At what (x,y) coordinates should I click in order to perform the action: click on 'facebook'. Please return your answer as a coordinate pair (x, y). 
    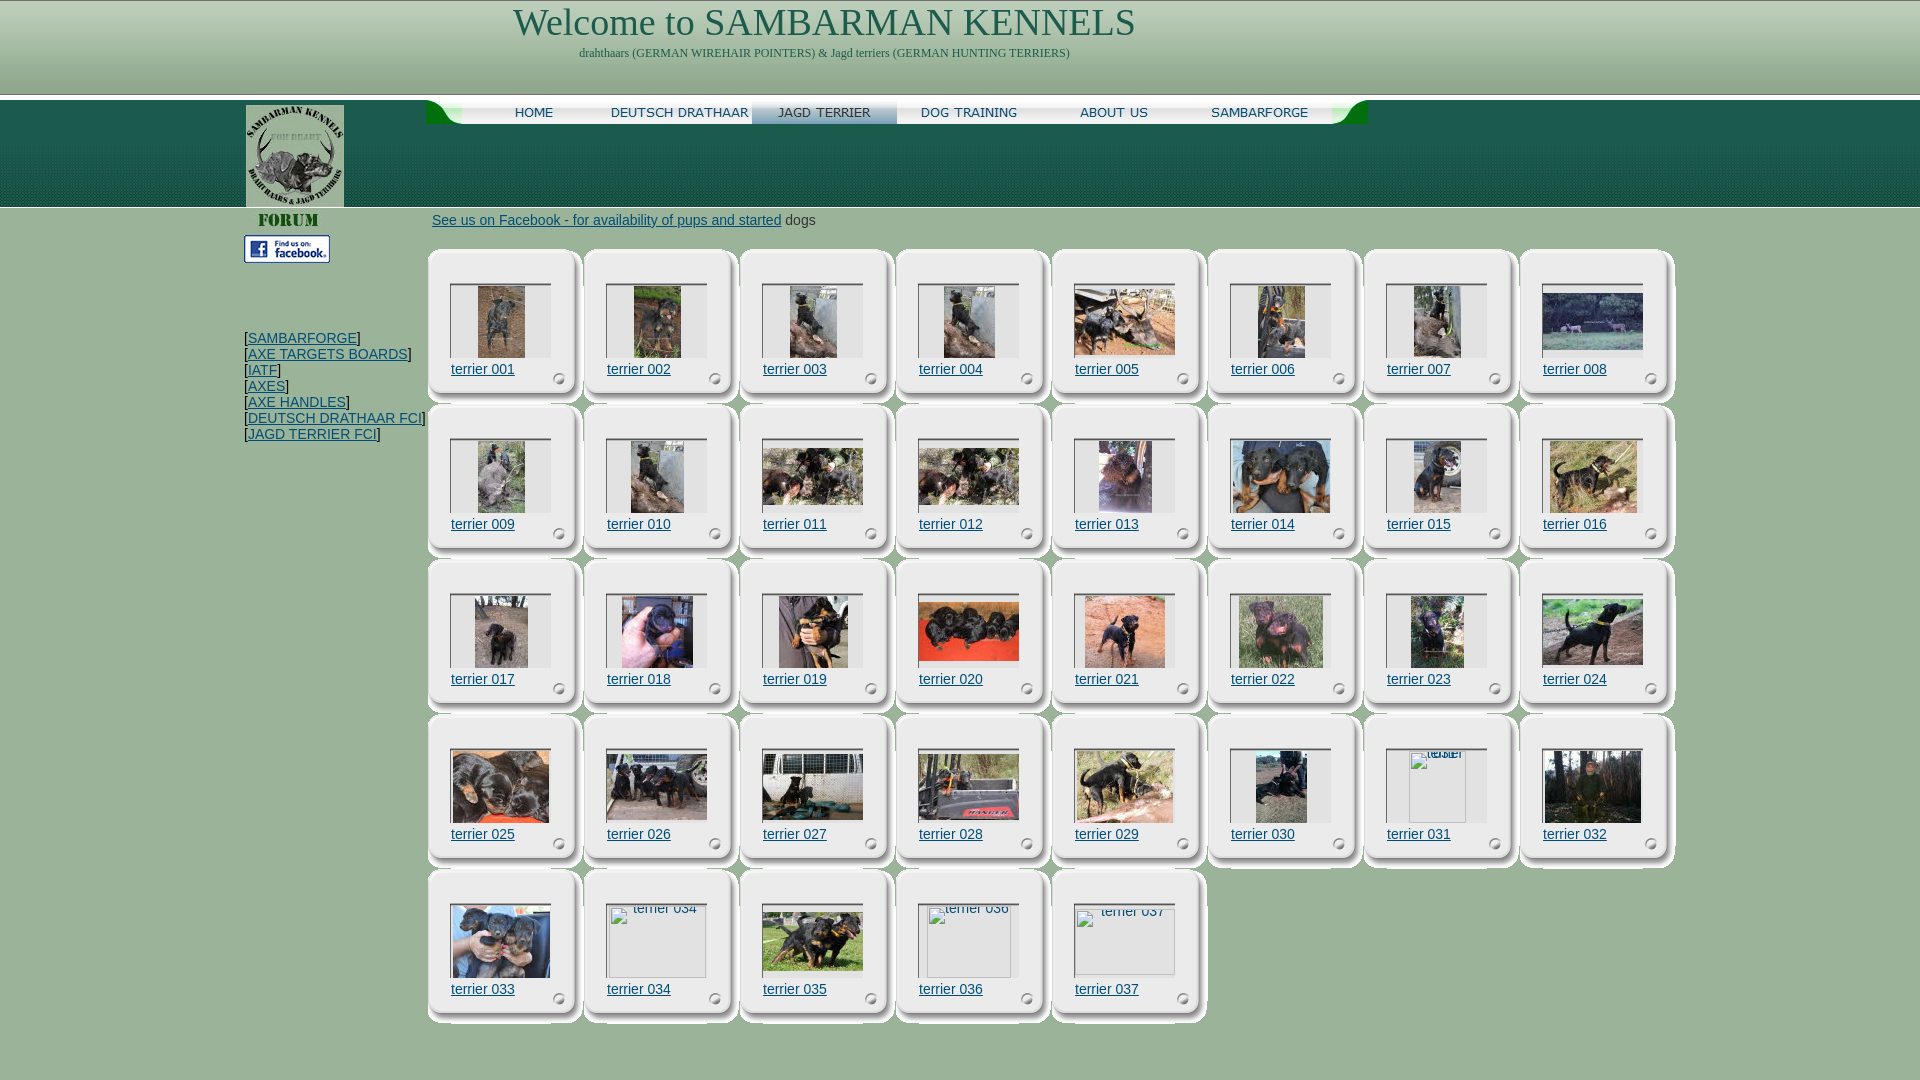
    Looking at the image, I should click on (243, 248).